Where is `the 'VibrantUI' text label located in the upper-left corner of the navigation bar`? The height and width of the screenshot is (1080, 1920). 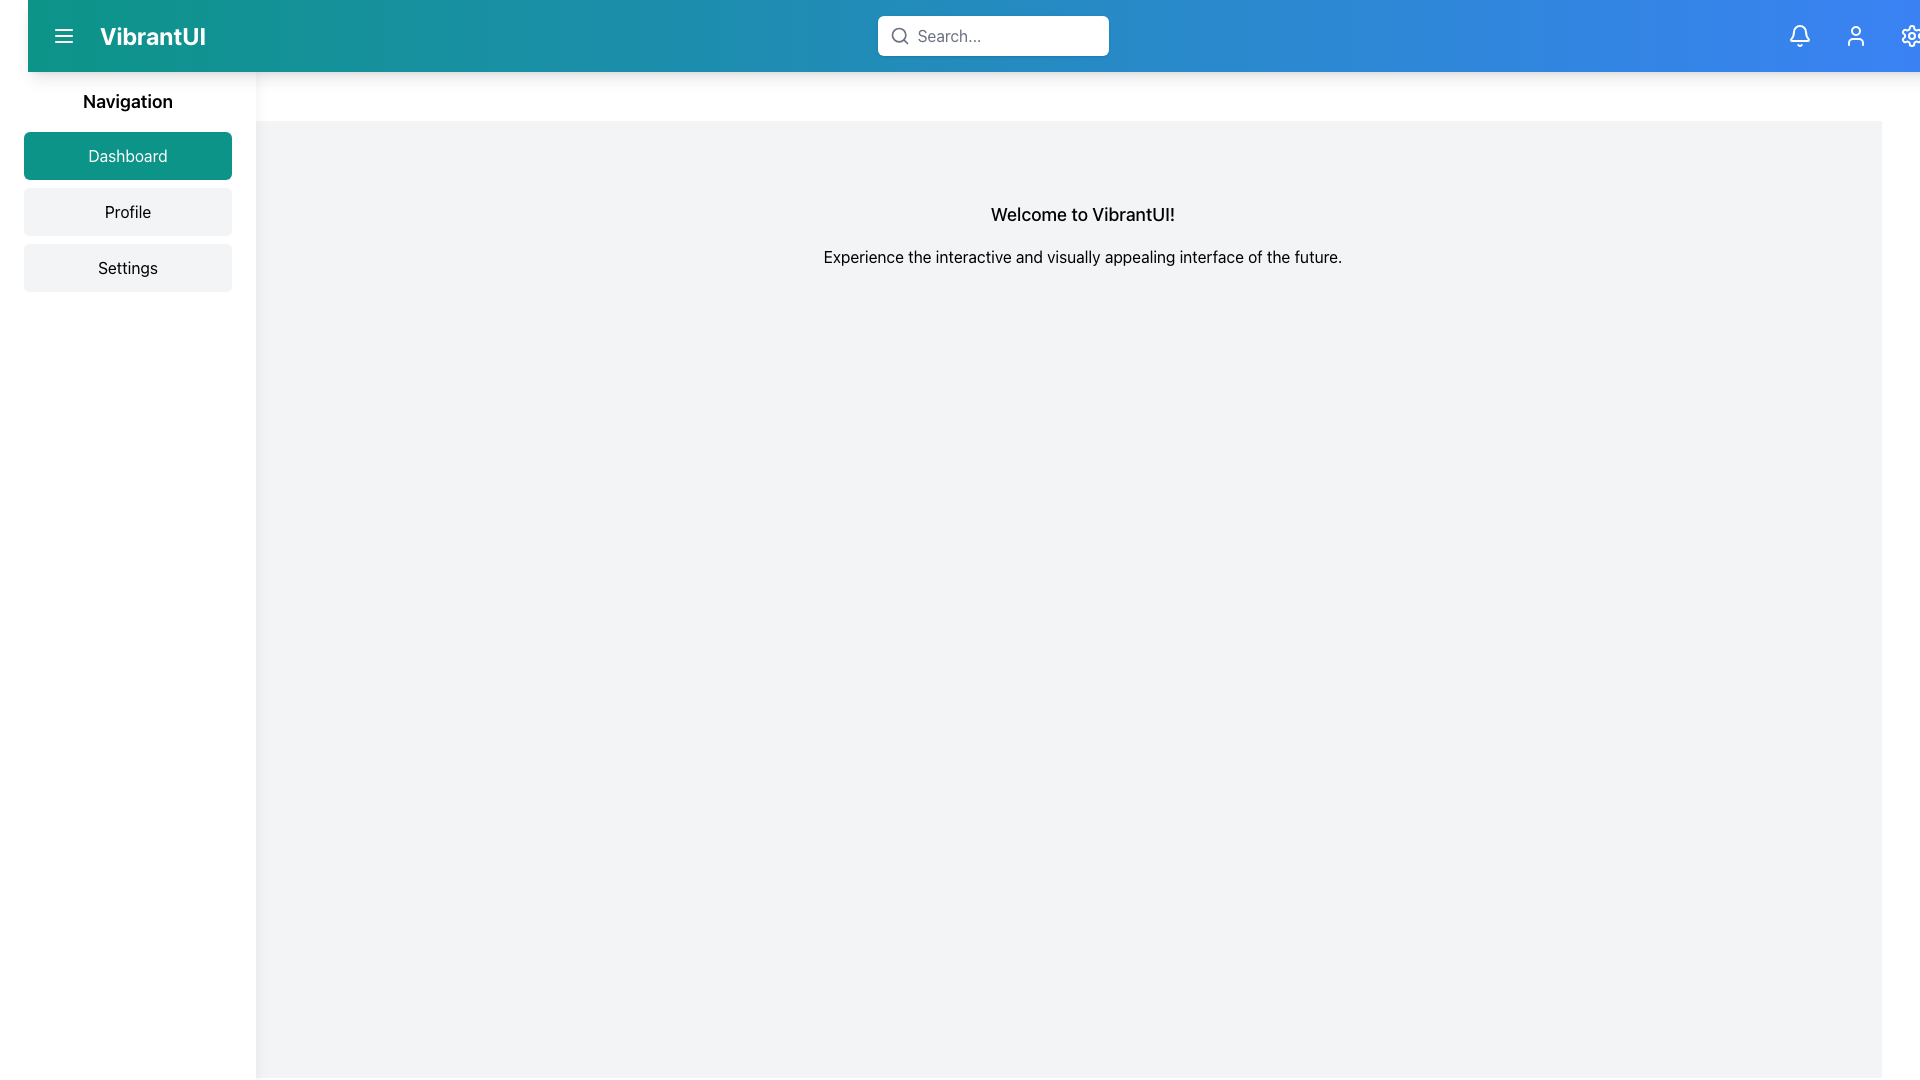
the 'VibrantUI' text label located in the upper-left corner of the navigation bar is located at coordinates (124, 35).